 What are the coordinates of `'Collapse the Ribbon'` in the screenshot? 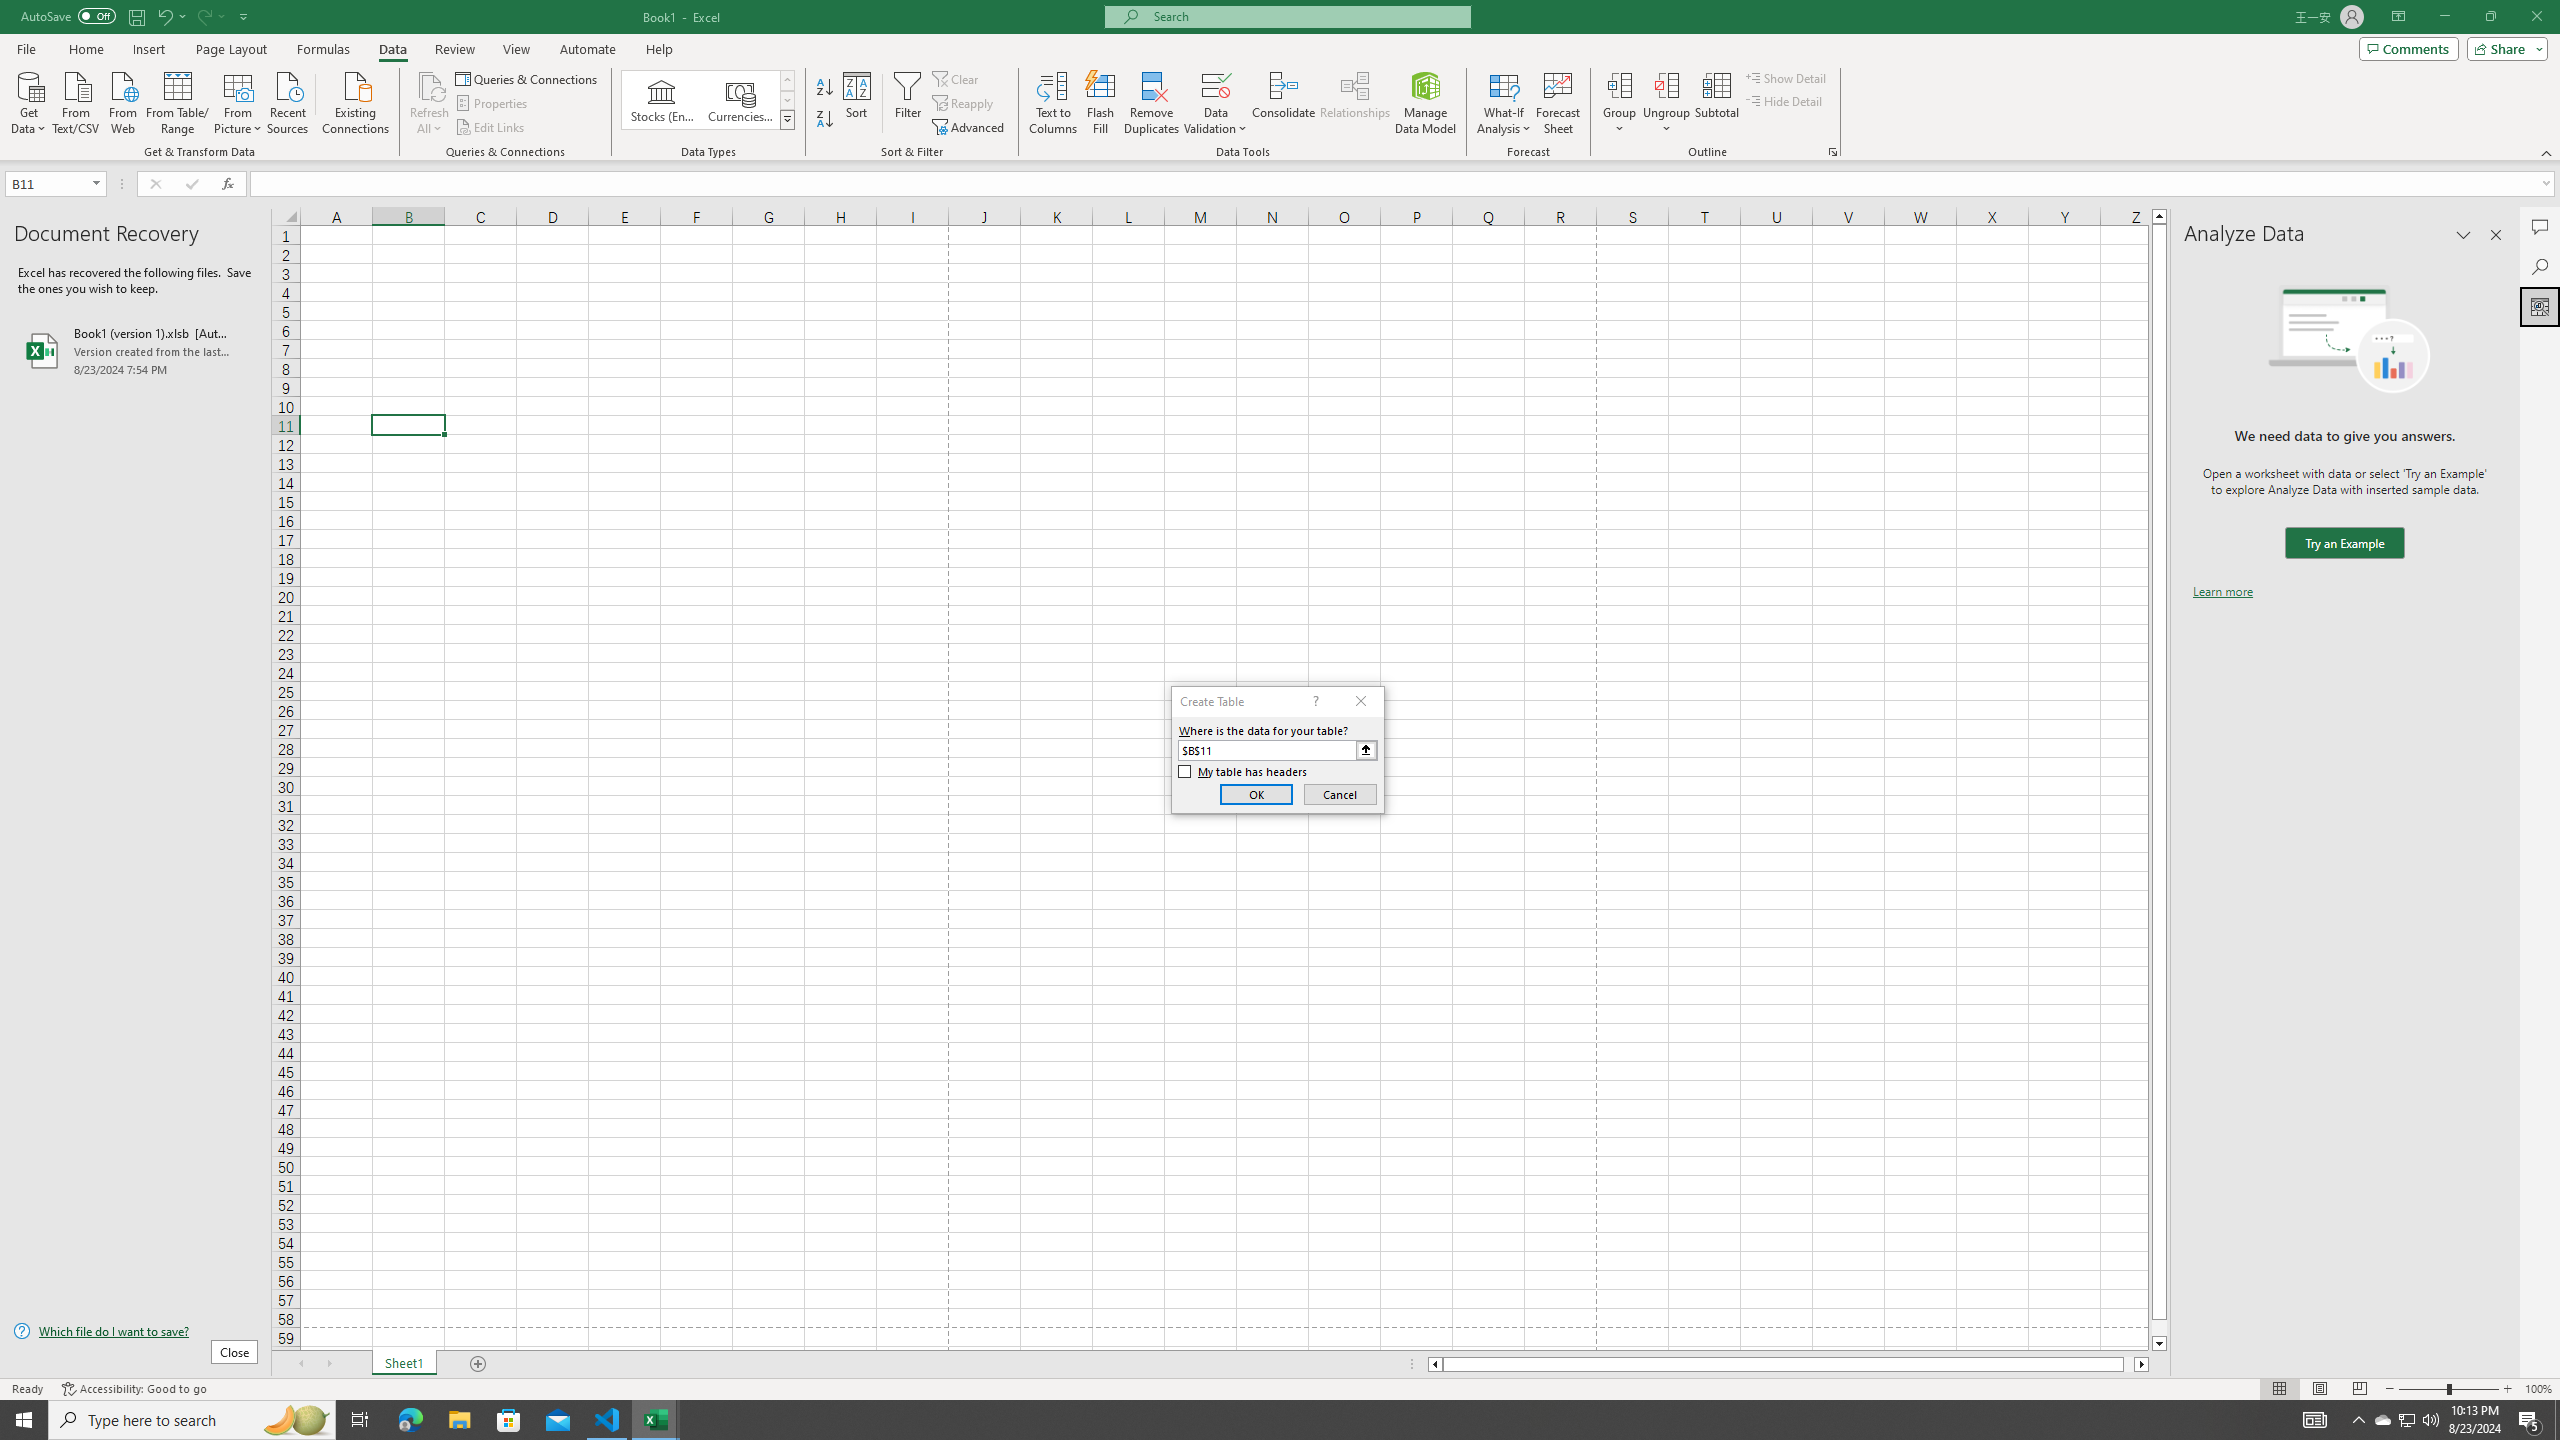 It's located at (2547, 153).